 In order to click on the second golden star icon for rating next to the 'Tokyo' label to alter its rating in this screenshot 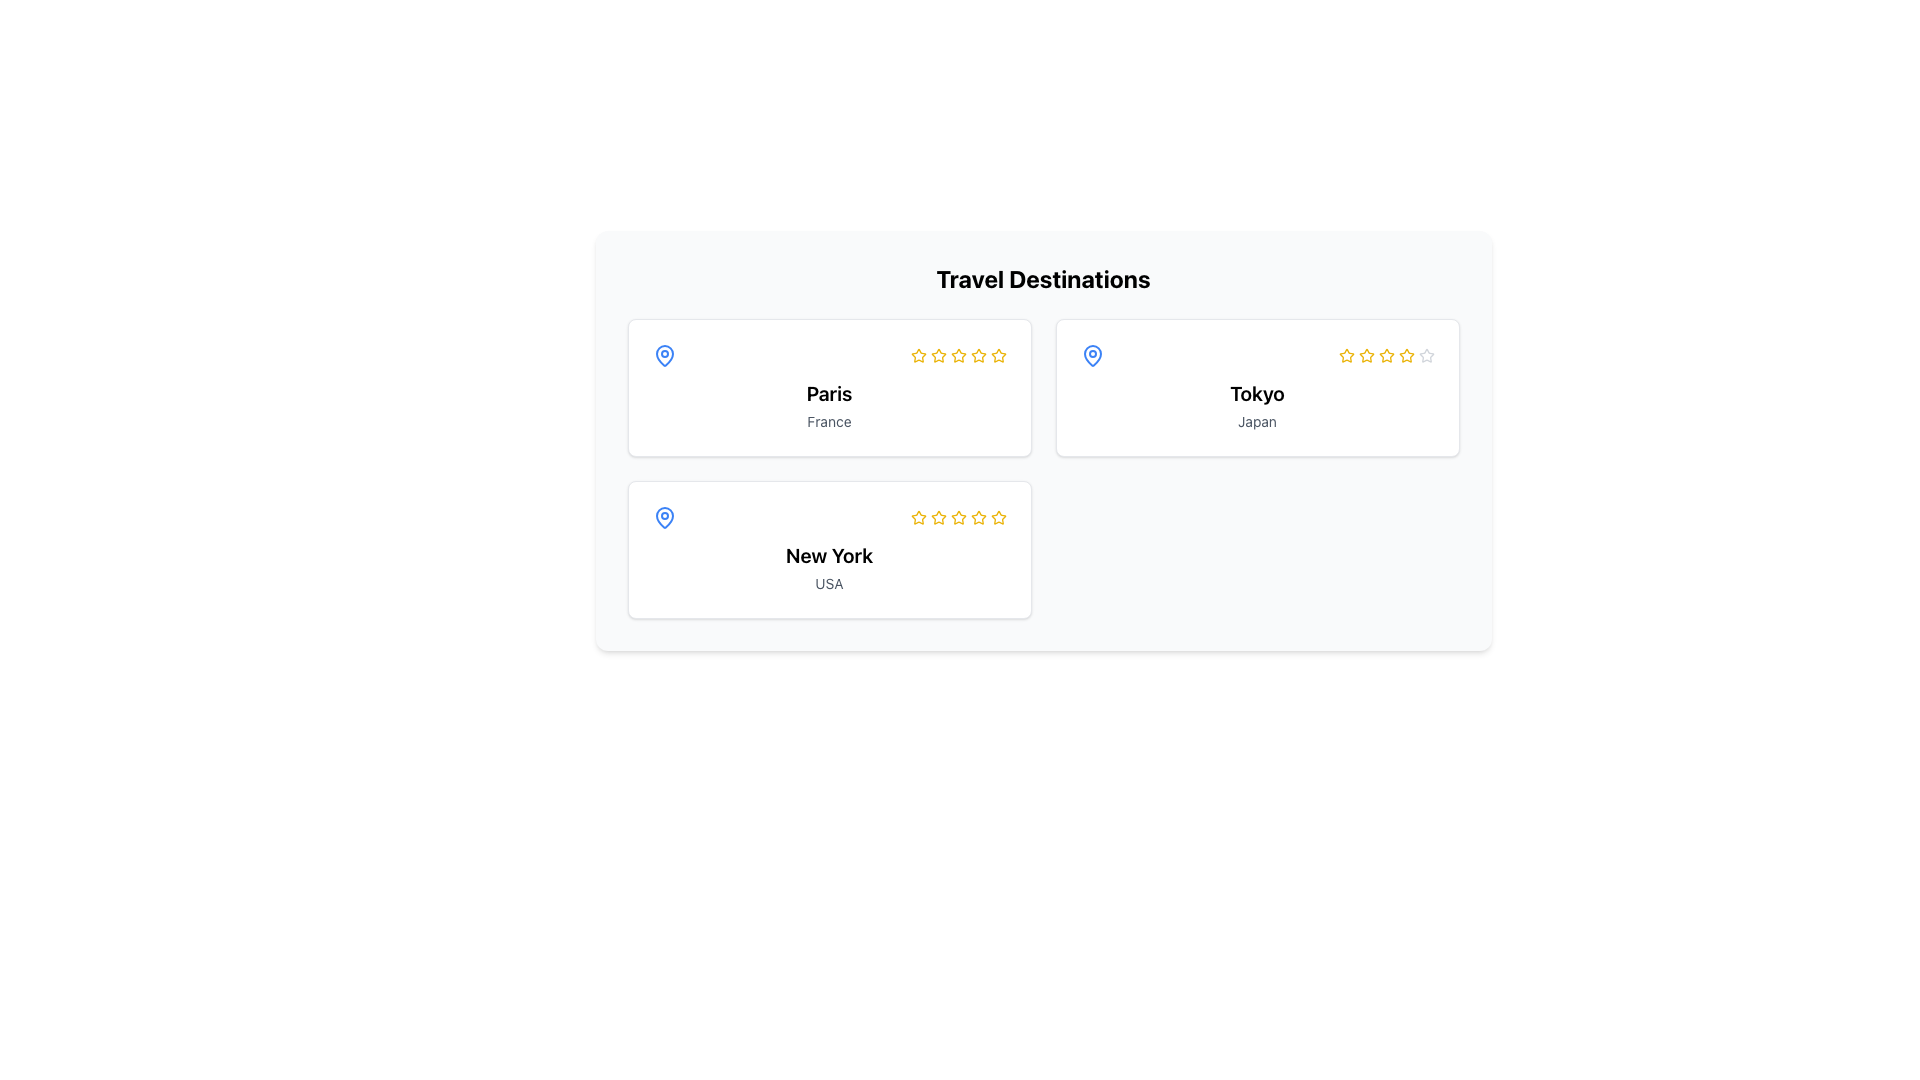, I will do `click(1346, 354)`.